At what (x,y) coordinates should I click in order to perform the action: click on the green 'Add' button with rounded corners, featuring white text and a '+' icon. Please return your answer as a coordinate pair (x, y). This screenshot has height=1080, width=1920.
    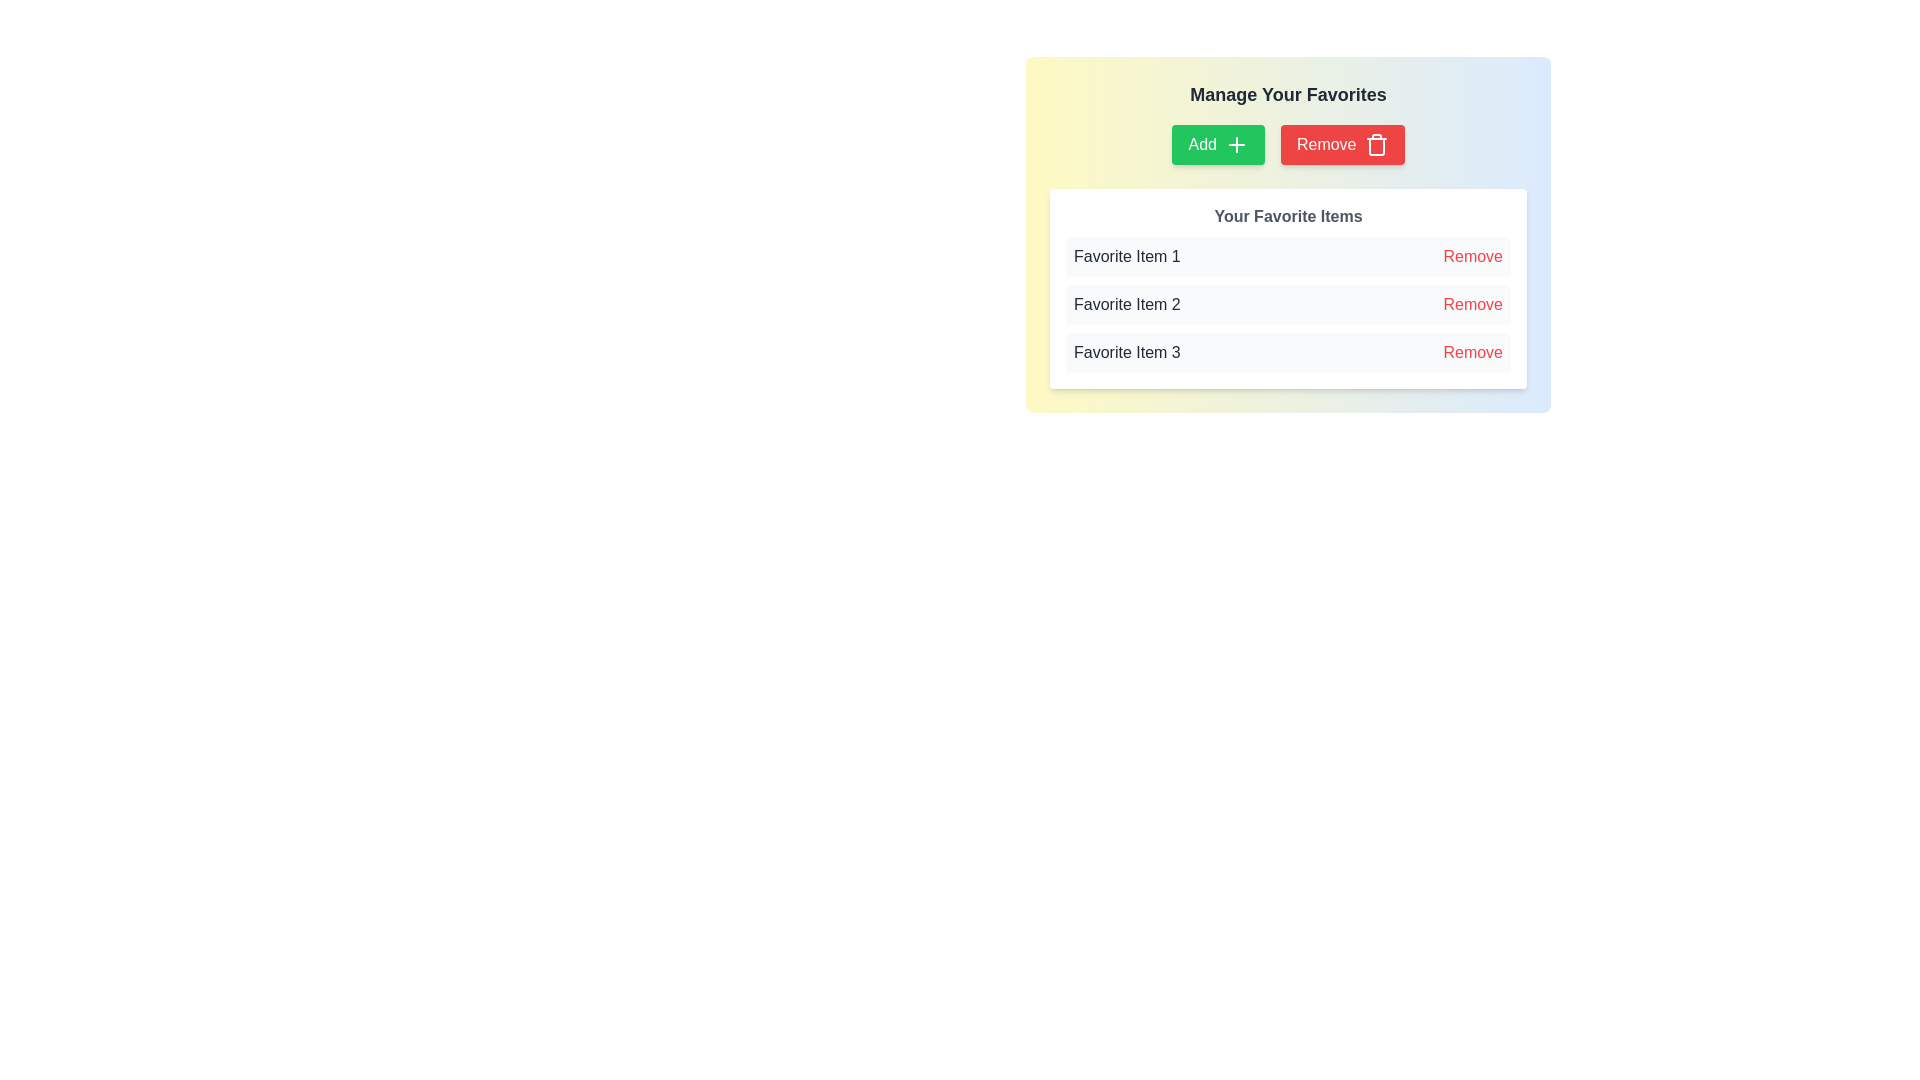
    Looking at the image, I should click on (1217, 144).